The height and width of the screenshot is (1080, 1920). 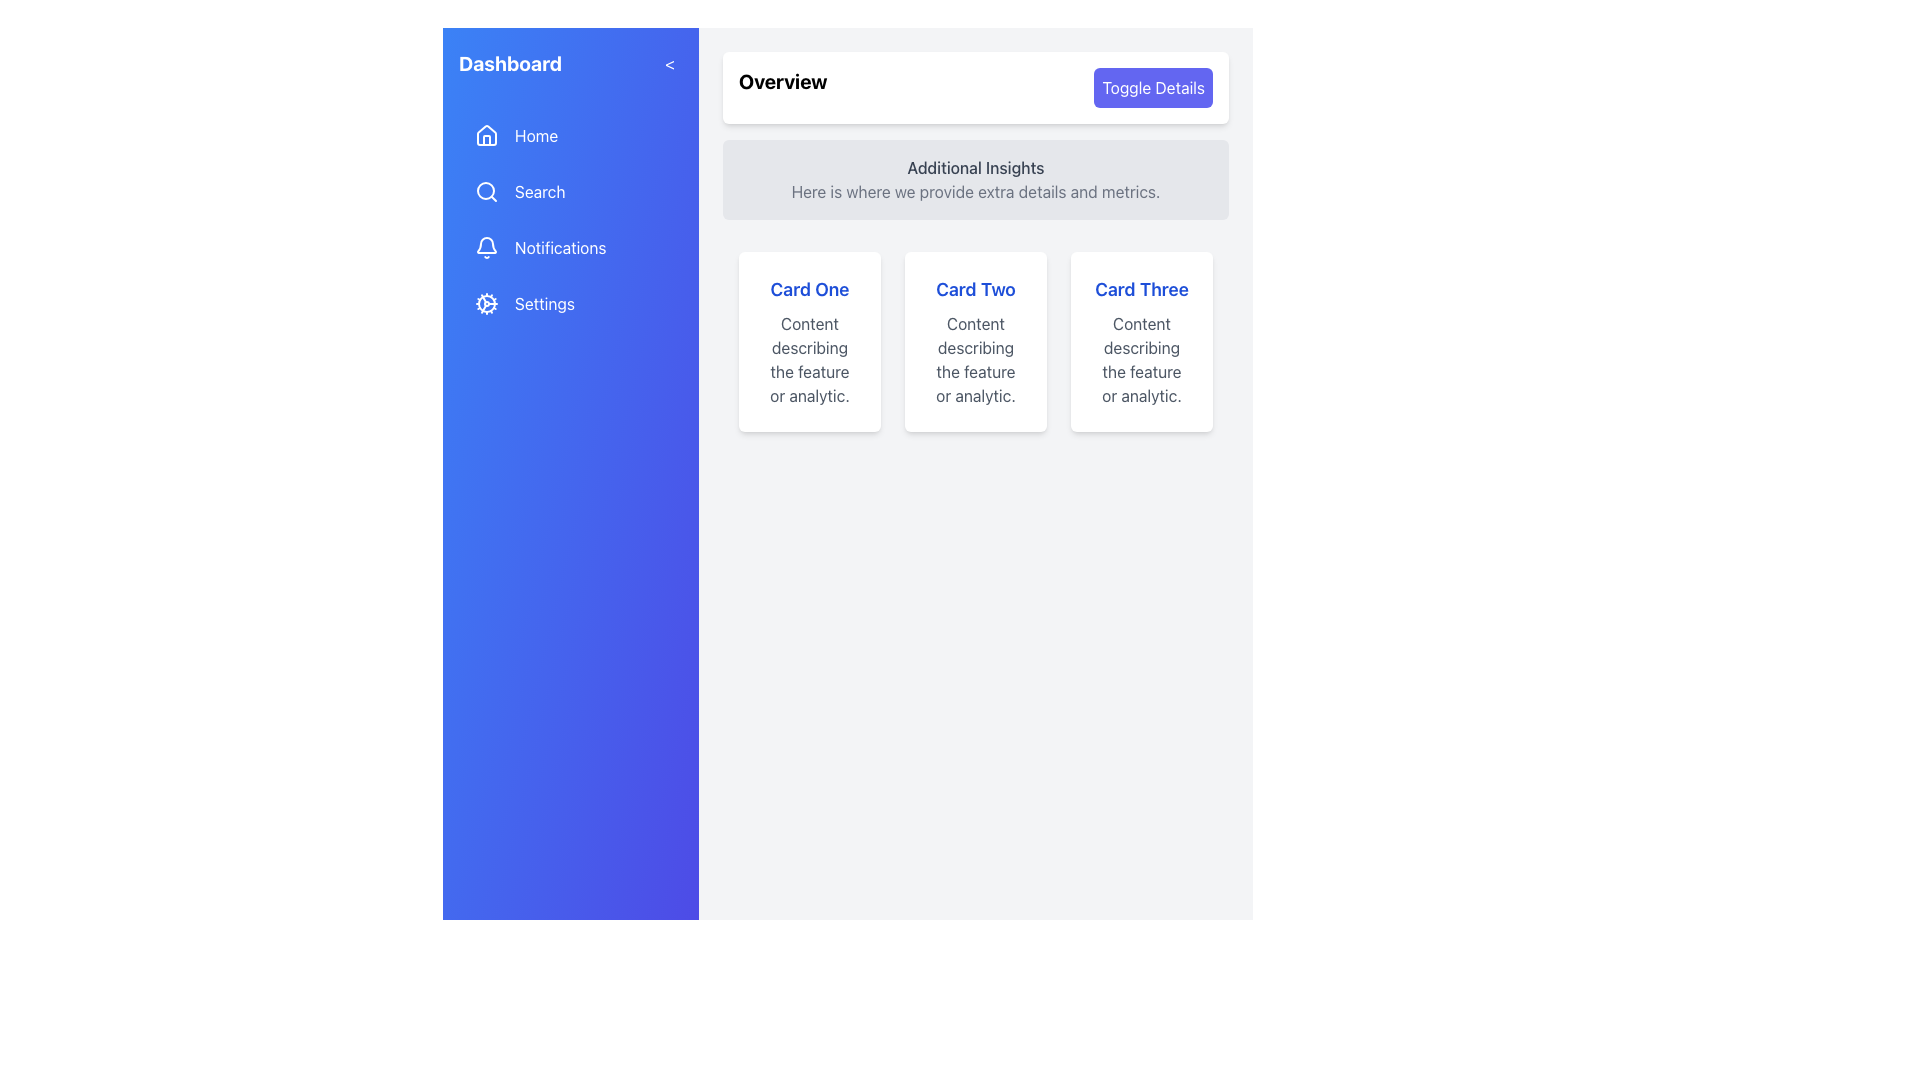 What do you see at coordinates (570, 192) in the screenshot?
I see `the 'Search' navigation menu item, which is the second item in the vertical navigation menu with a blue background gradient` at bounding box center [570, 192].